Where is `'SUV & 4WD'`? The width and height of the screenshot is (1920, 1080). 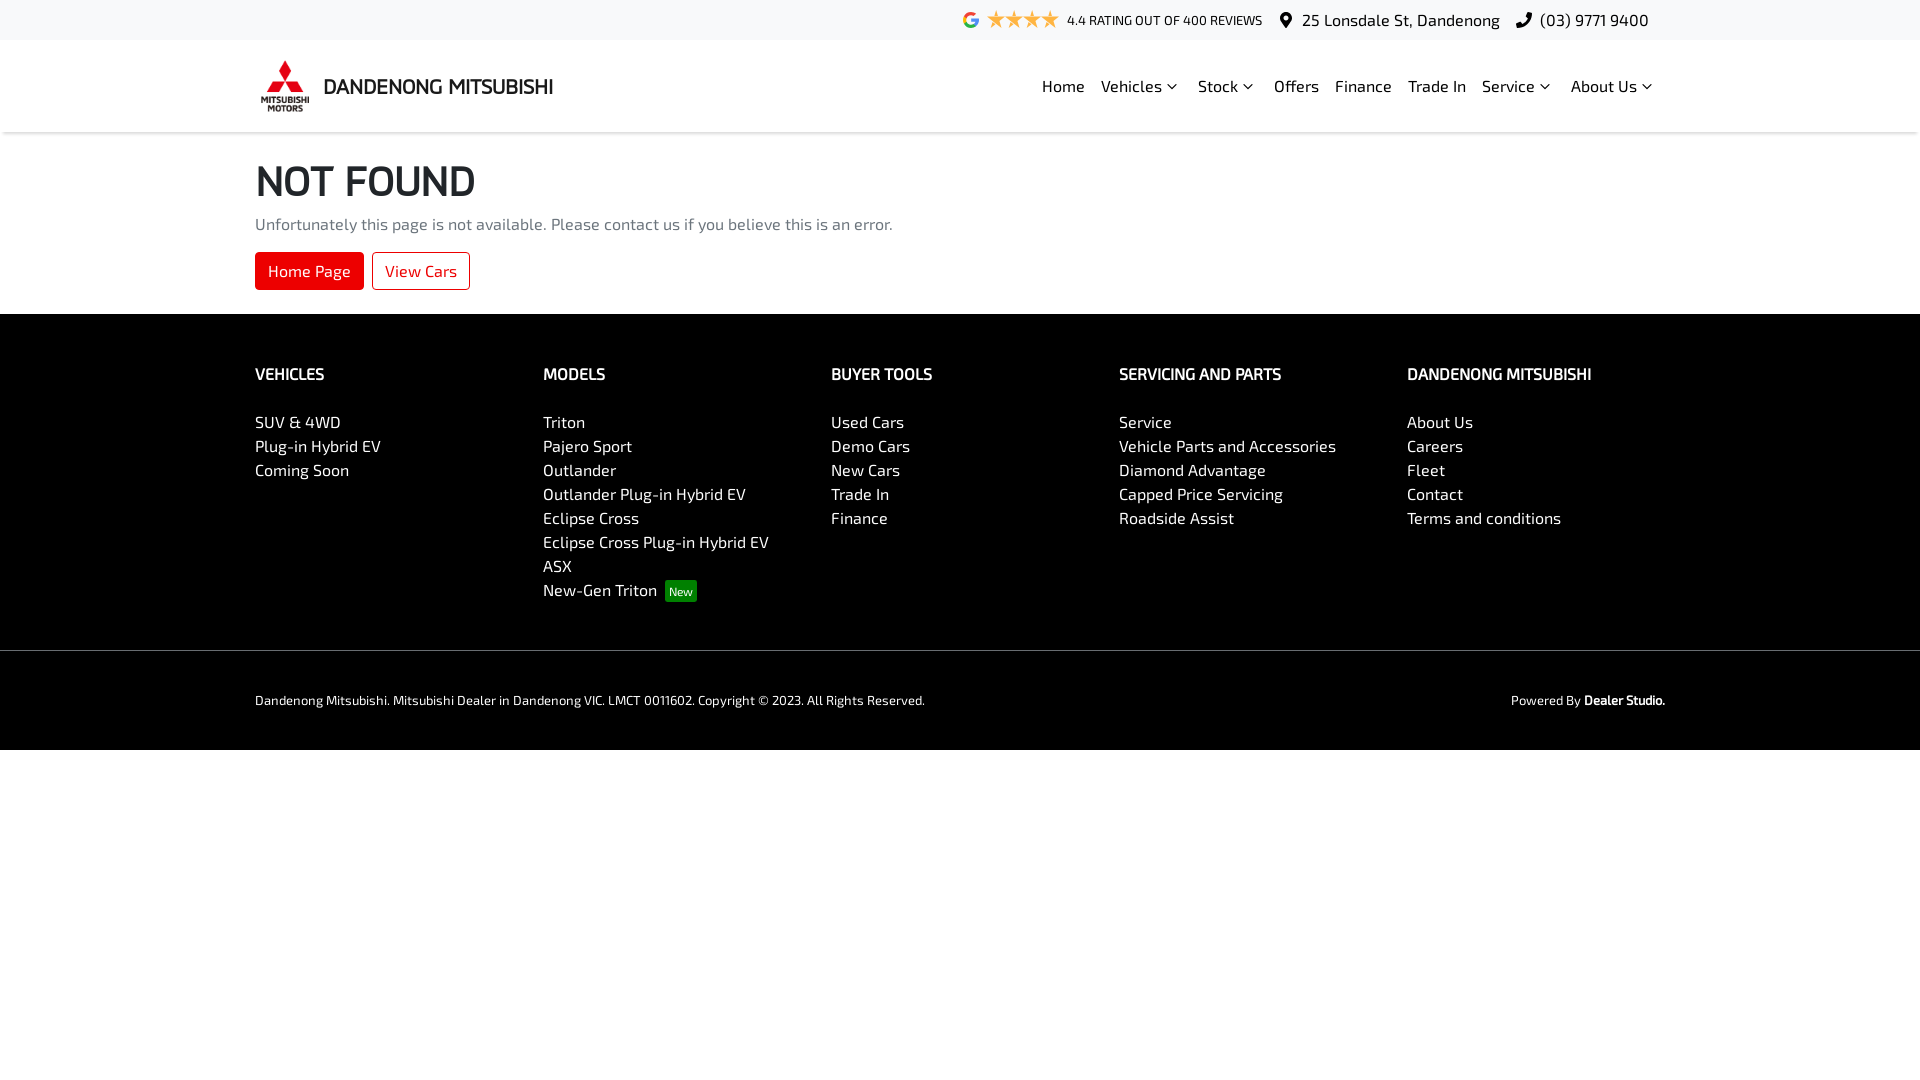 'SUV & 4WD' is located at coordinates (296, 420).